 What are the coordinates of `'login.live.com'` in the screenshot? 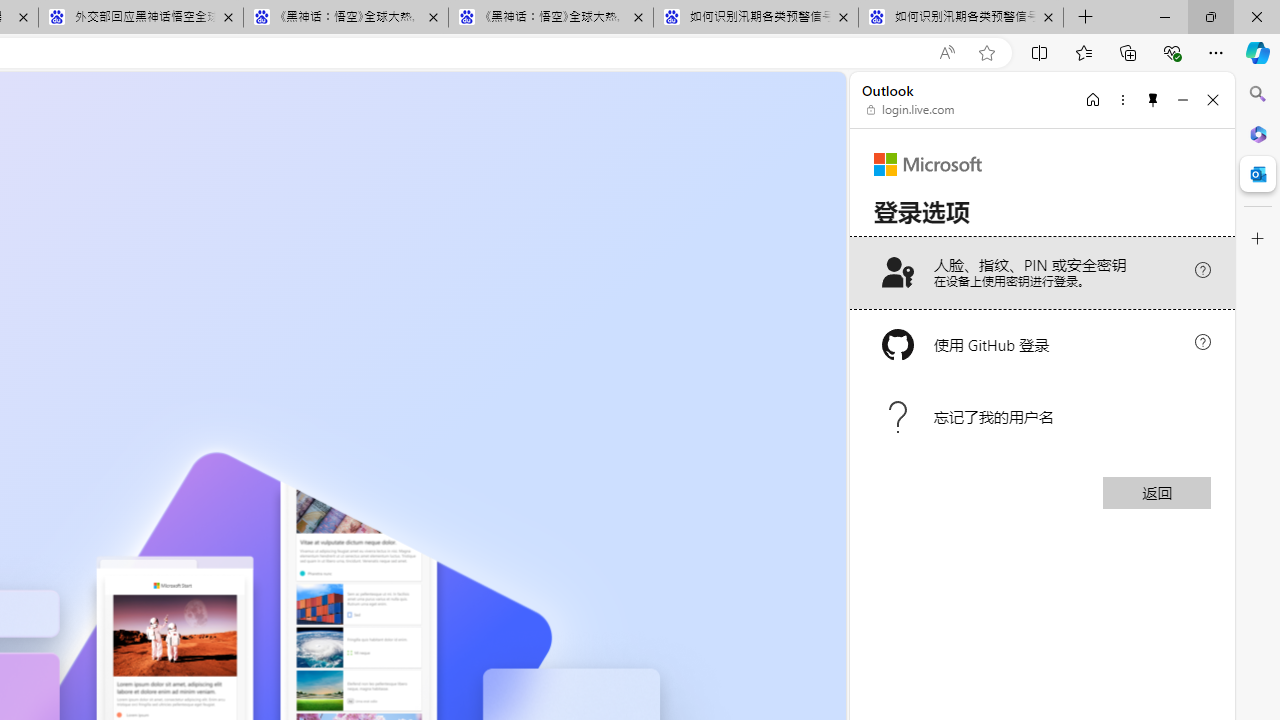 It's located at (910, 110).